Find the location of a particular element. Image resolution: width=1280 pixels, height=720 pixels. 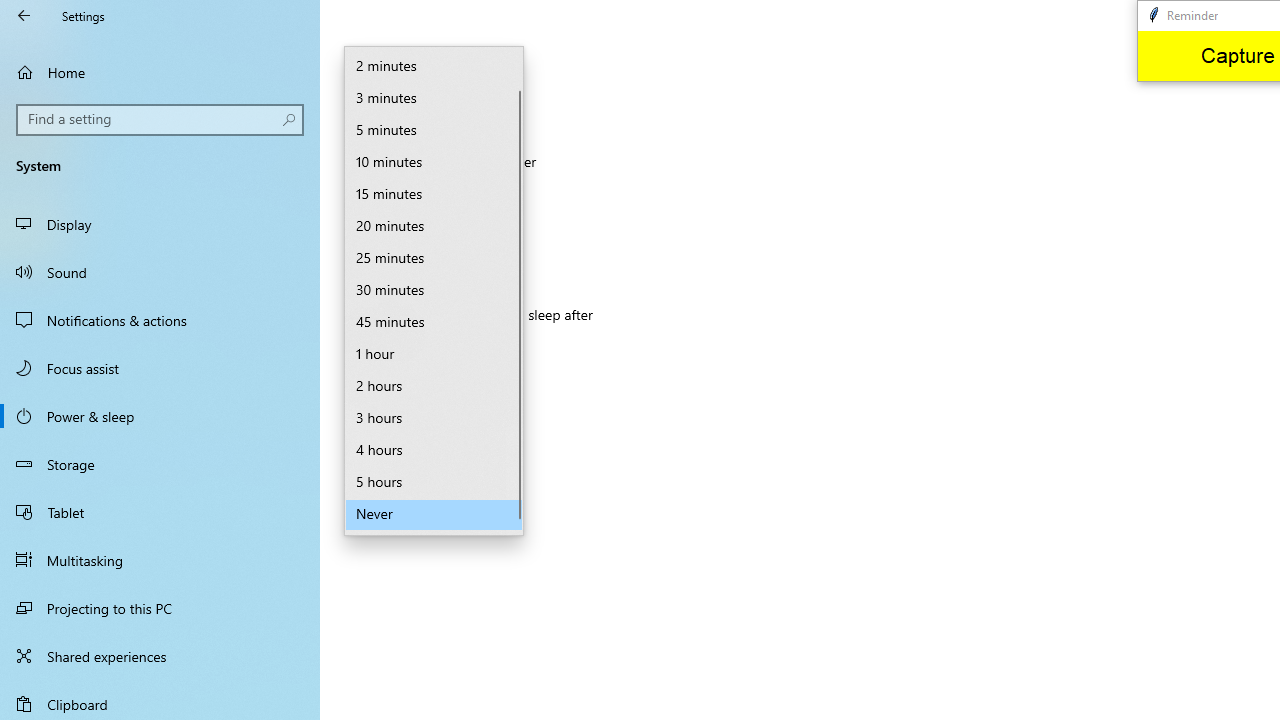

'Shared experiences' is located at coordinates (160, 655).